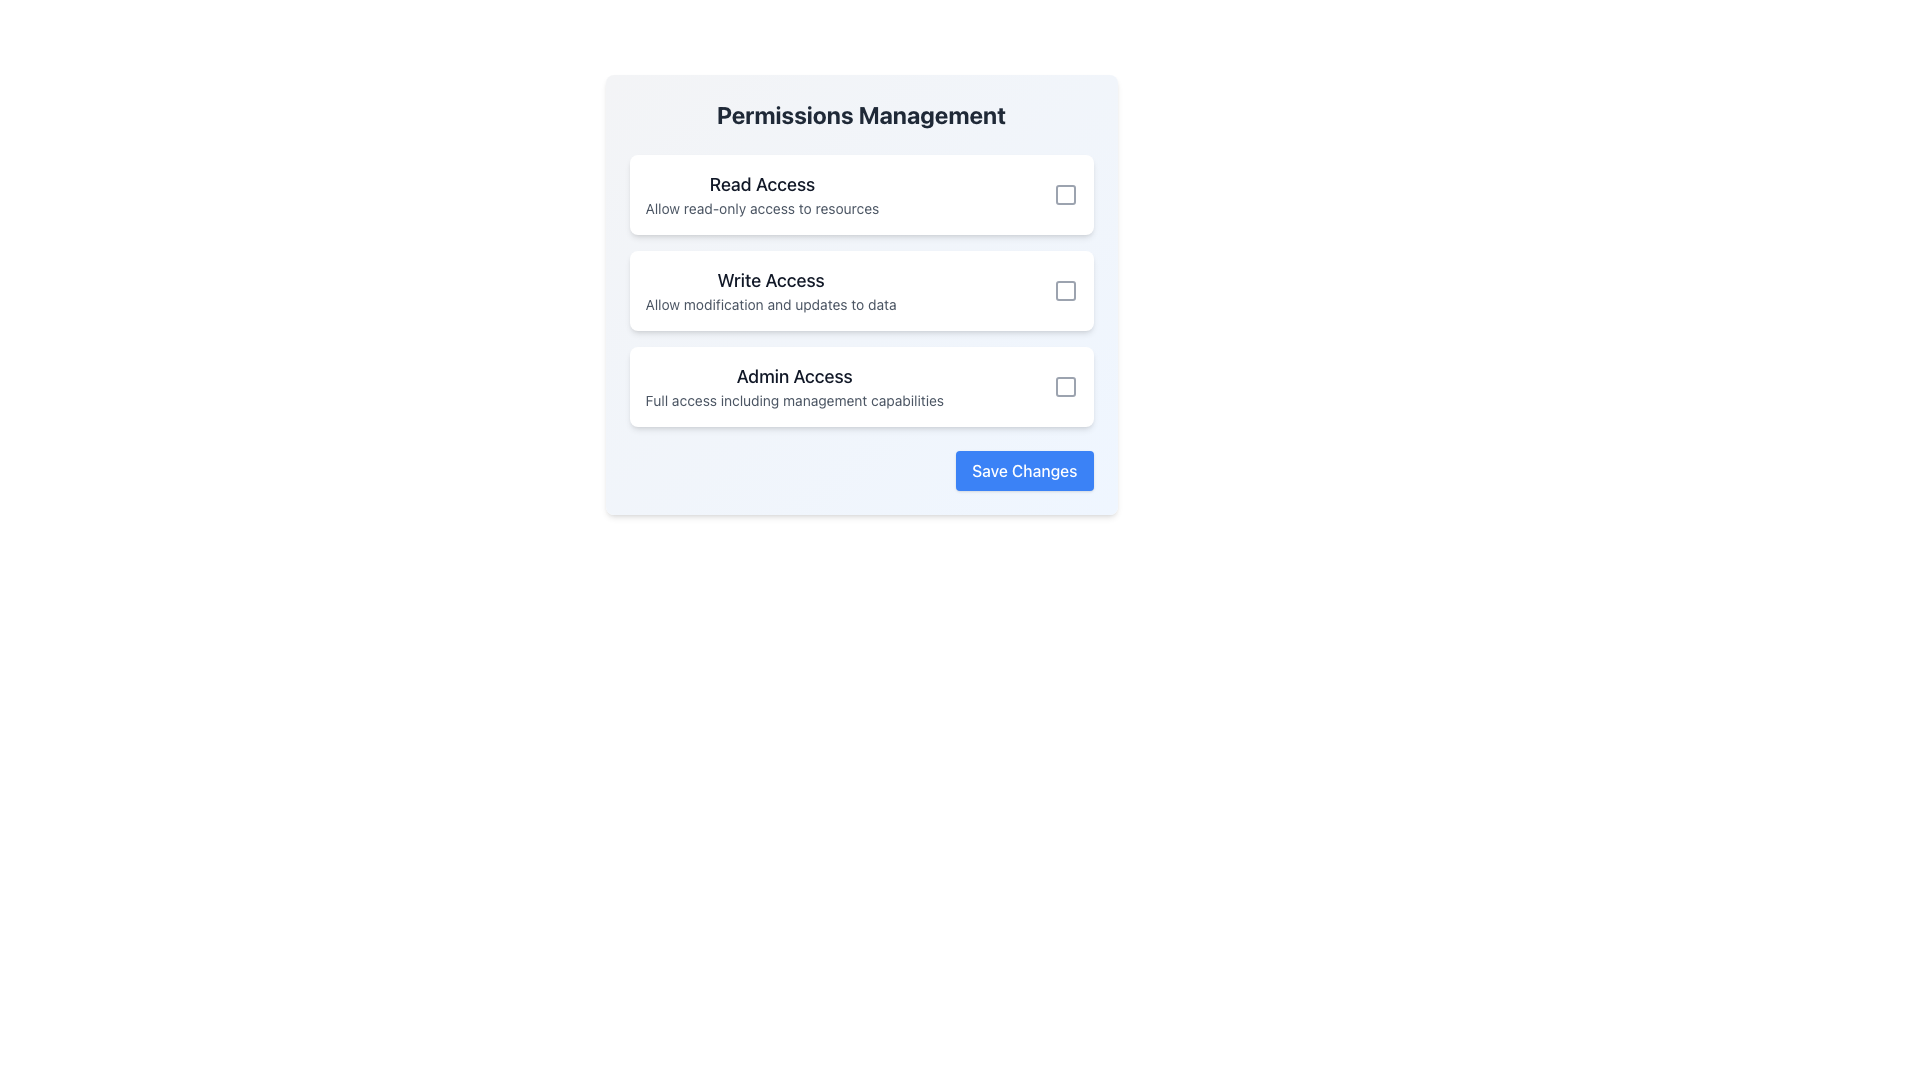  I want to click on the interactive checkbox for Admin Access permission located in the Permissions Management section, so click(1064, 386).